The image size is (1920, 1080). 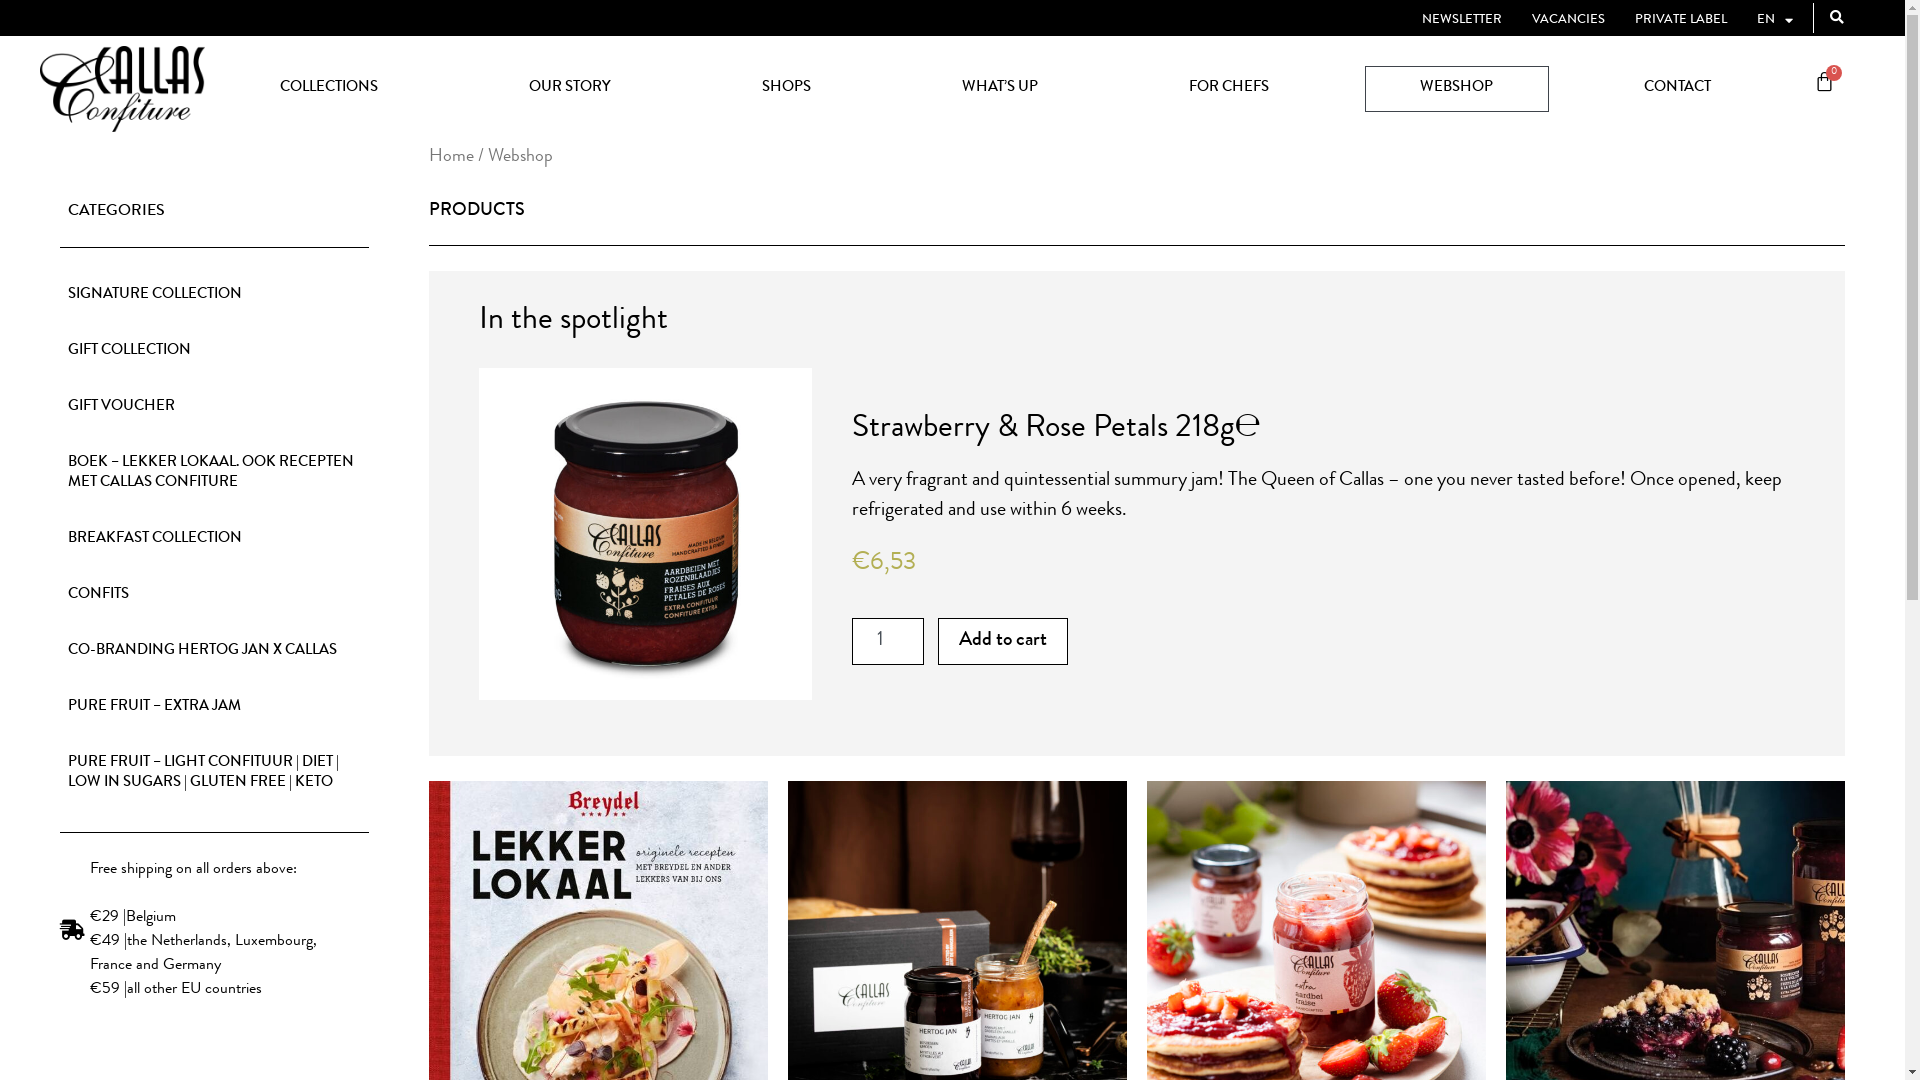 What do you see at coordinates (1455, 87) in the screenshot?
I see `'WEBSHOP'` at bounding box center [1455, 87].